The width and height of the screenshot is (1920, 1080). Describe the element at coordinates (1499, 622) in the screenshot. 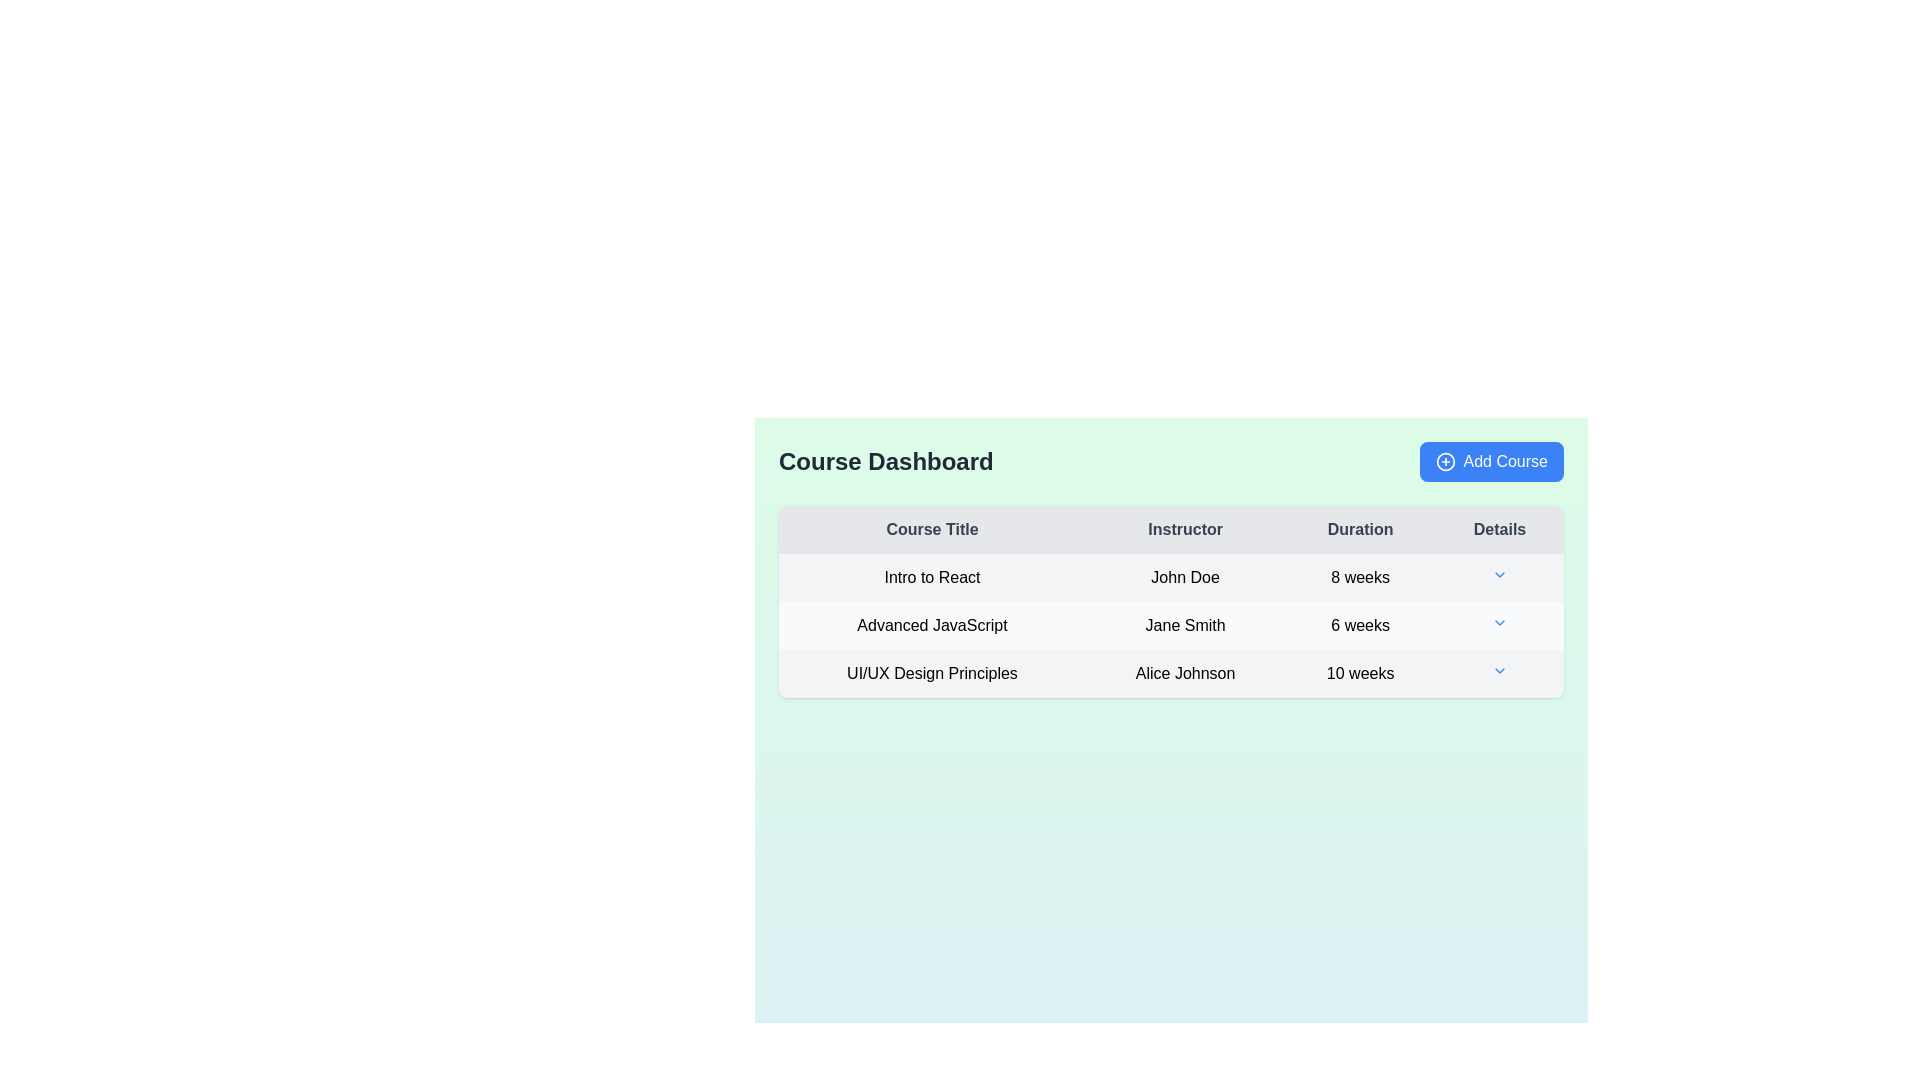

I see `the dropdown indicator icon in the 'Details' column of the second row` at that location.